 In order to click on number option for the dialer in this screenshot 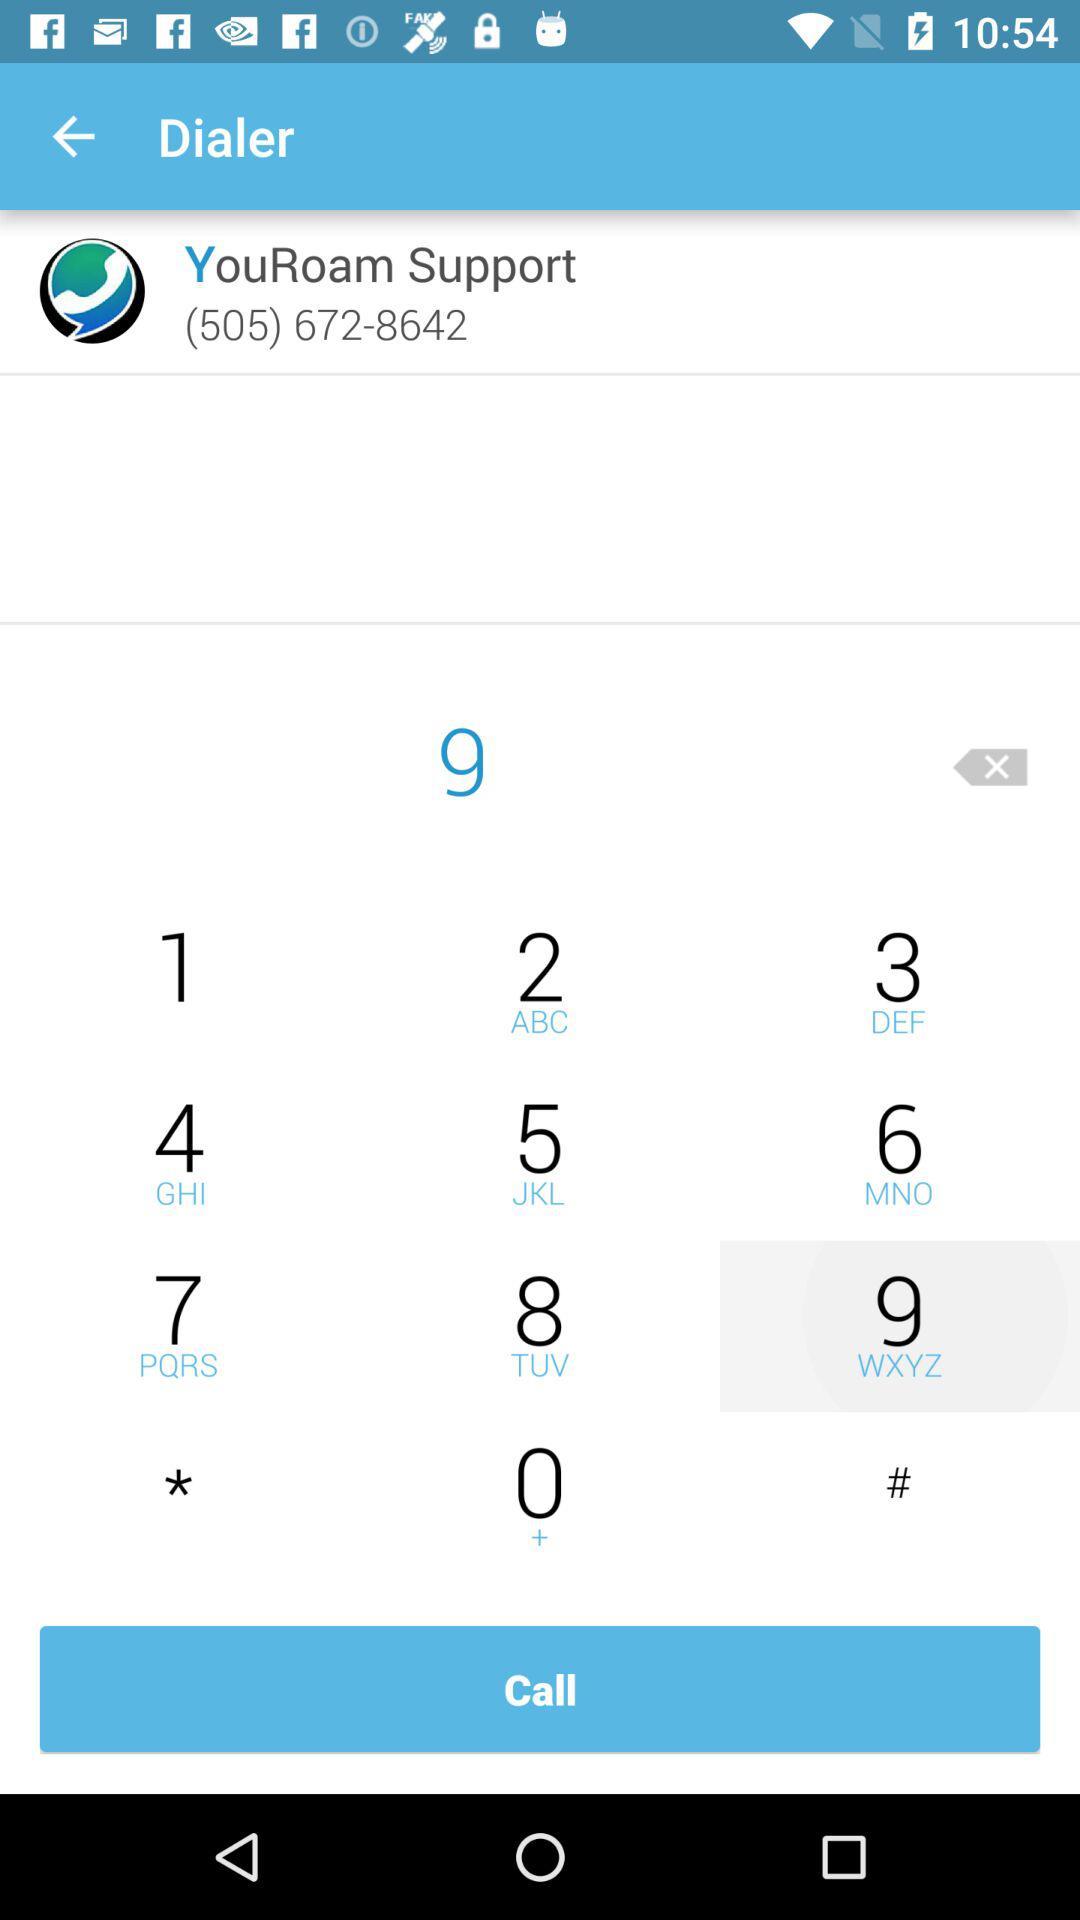, I will do `click(180, 982)`.